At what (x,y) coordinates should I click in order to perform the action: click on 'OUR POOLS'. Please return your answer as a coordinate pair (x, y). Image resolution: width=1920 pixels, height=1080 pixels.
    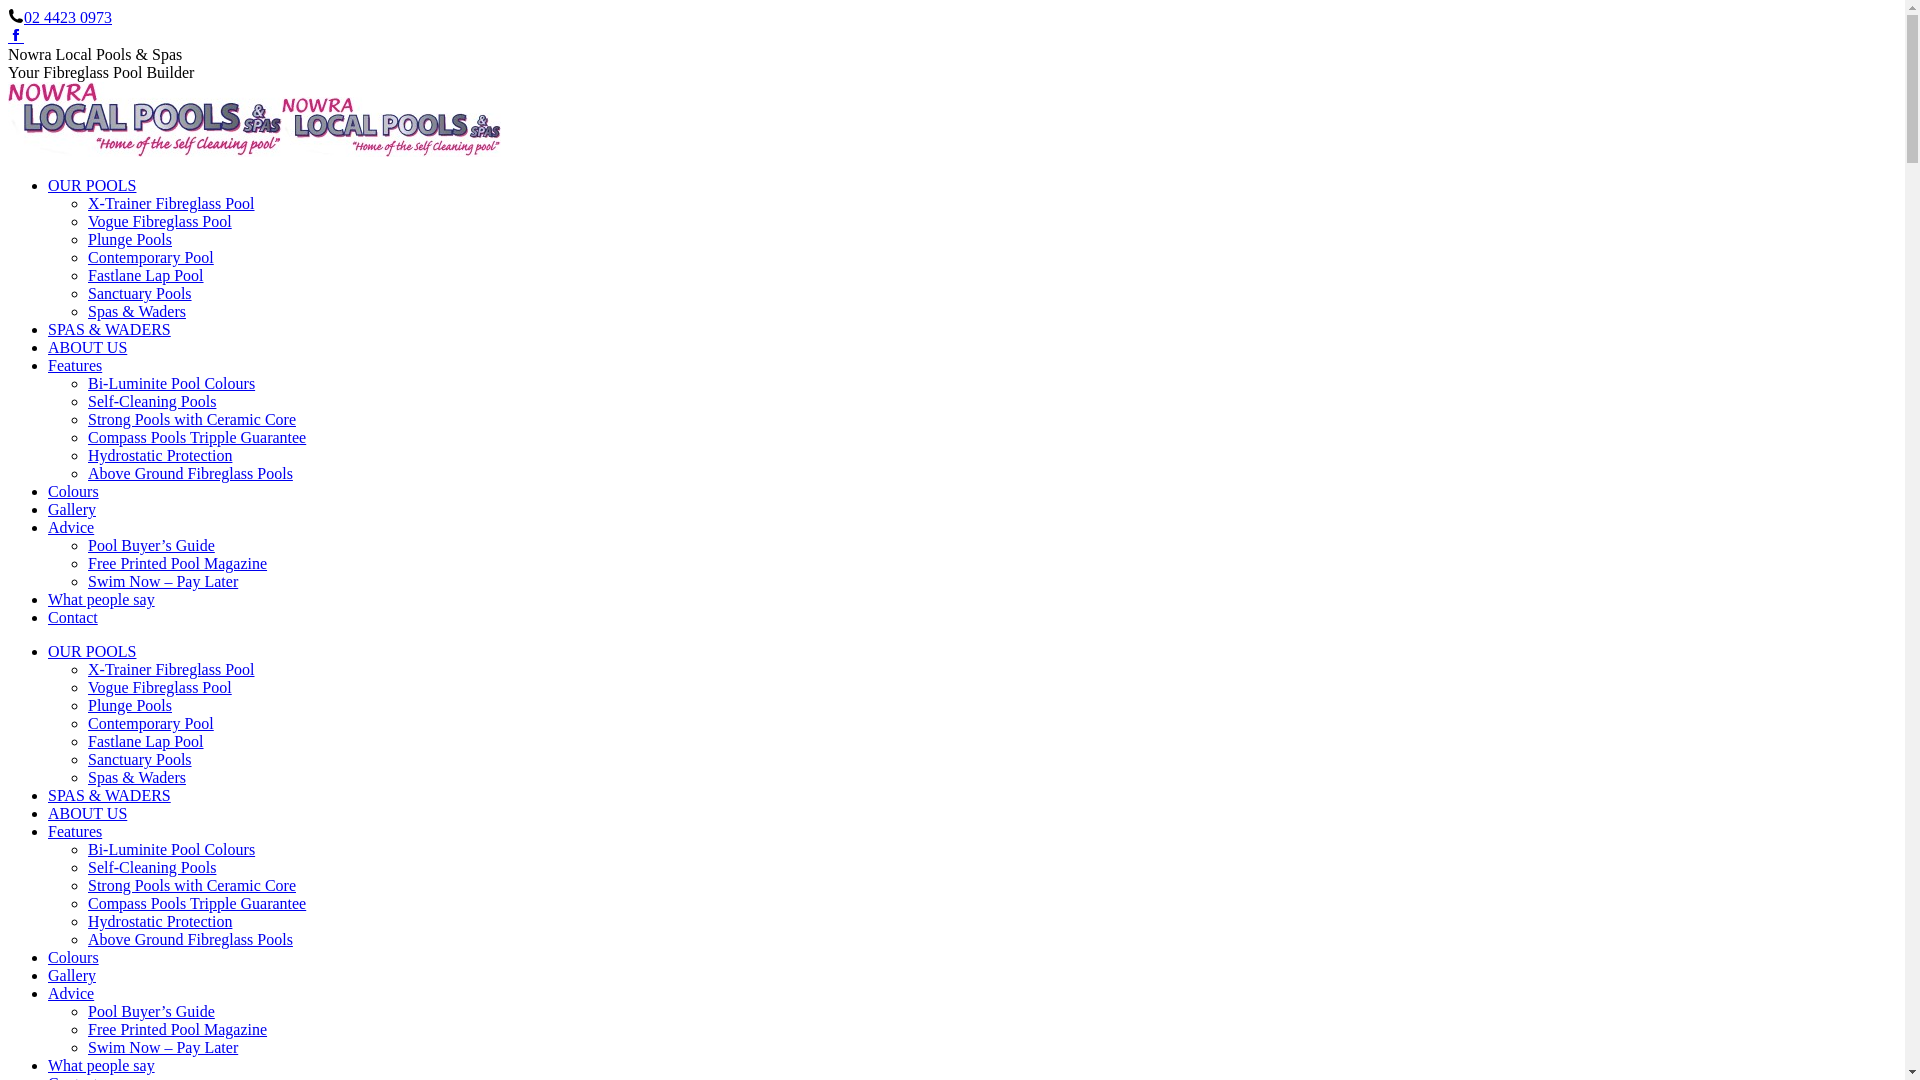
    Looking at the image, I should click on (90, 185).